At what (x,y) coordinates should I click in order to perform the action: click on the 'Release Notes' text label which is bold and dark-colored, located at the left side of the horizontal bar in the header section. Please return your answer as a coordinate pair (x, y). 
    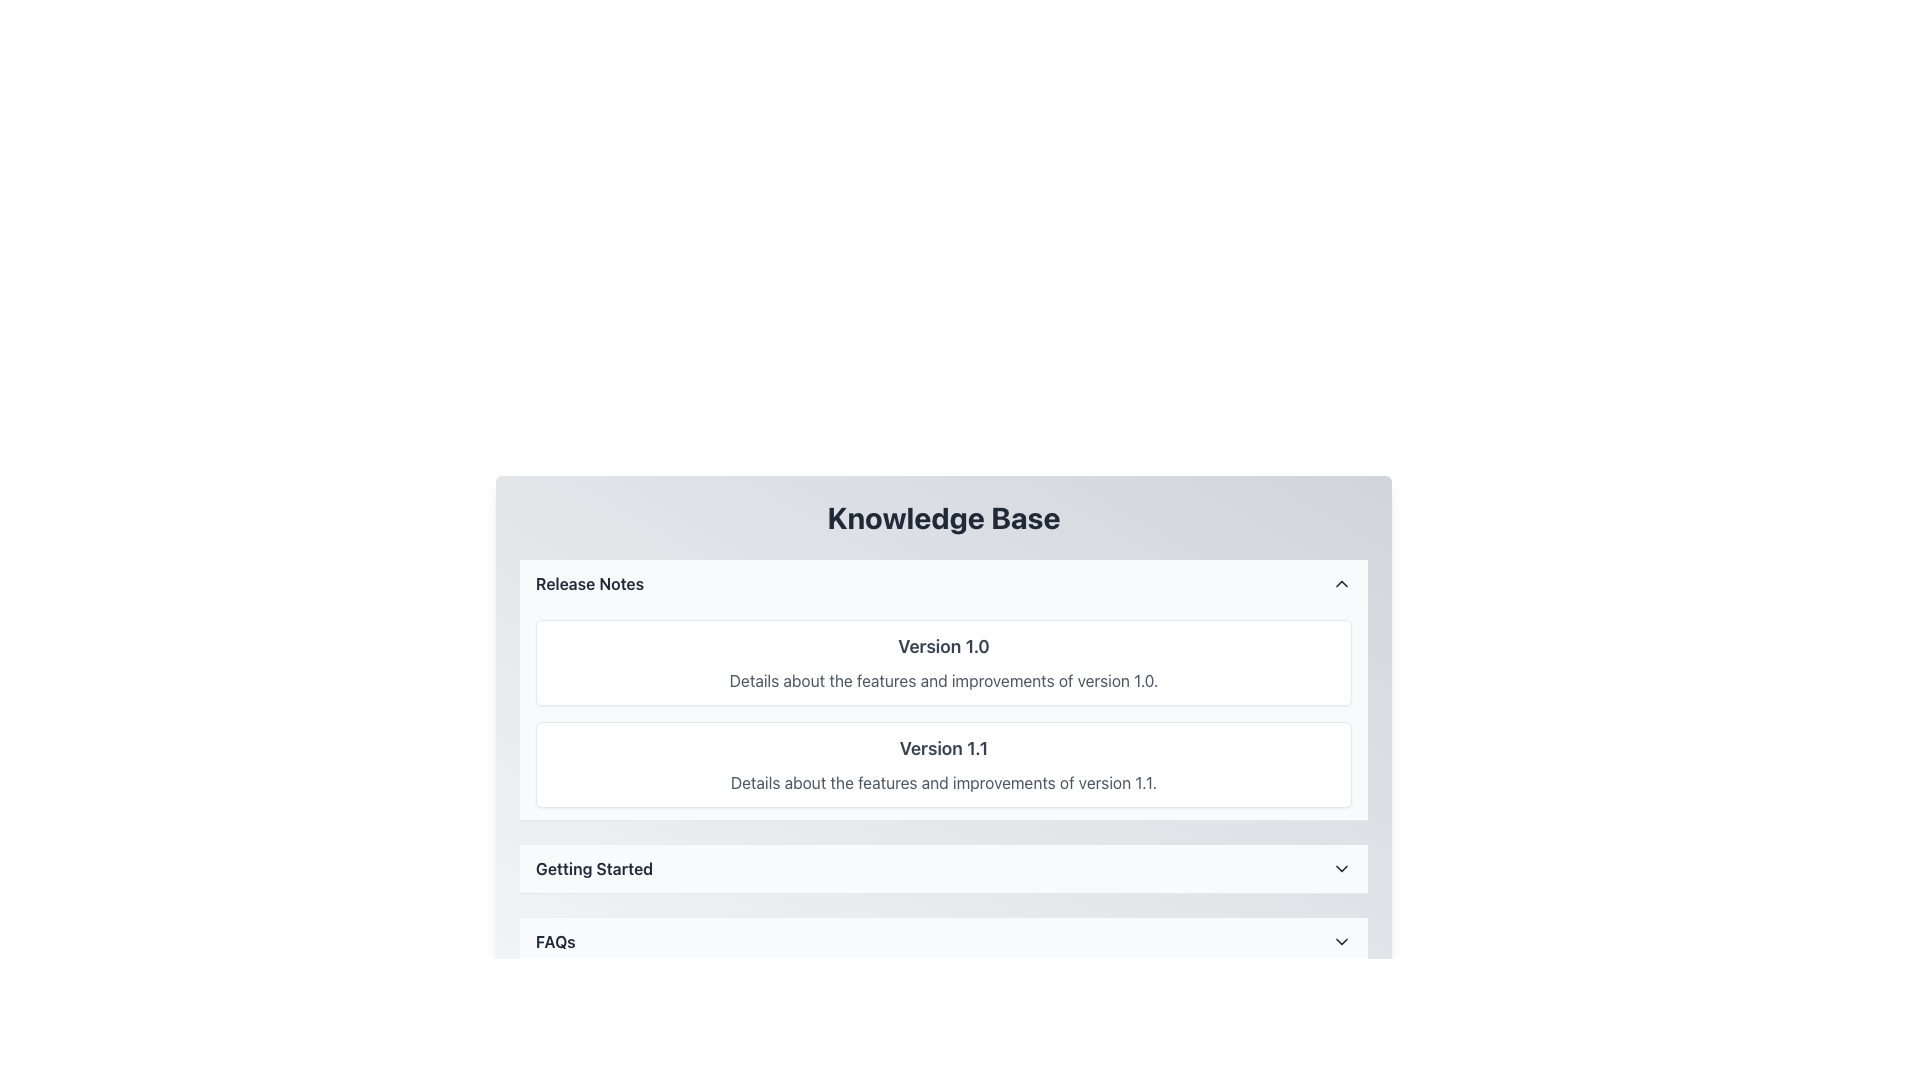
    Looking at the image, I should click on (589, 583).